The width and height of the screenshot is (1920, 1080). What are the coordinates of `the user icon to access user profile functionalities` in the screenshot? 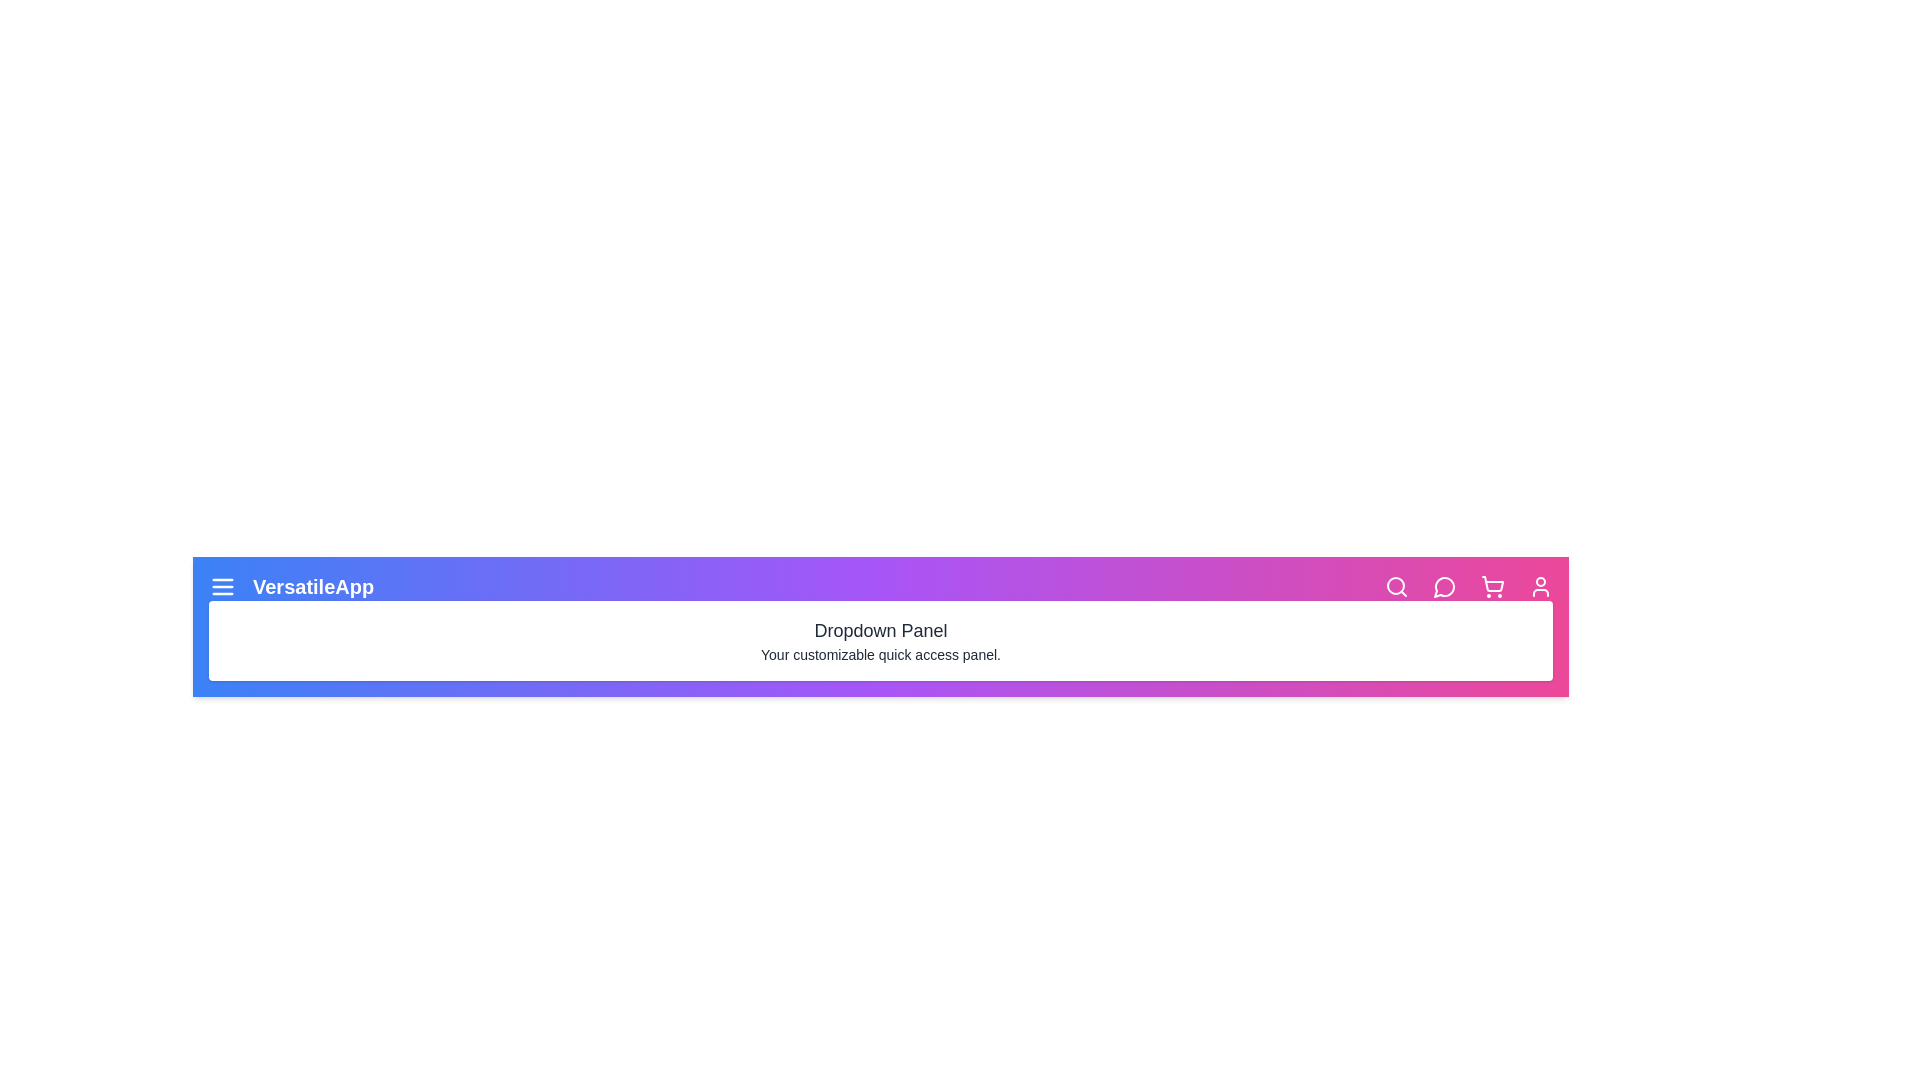 It's located at (1539, 585).